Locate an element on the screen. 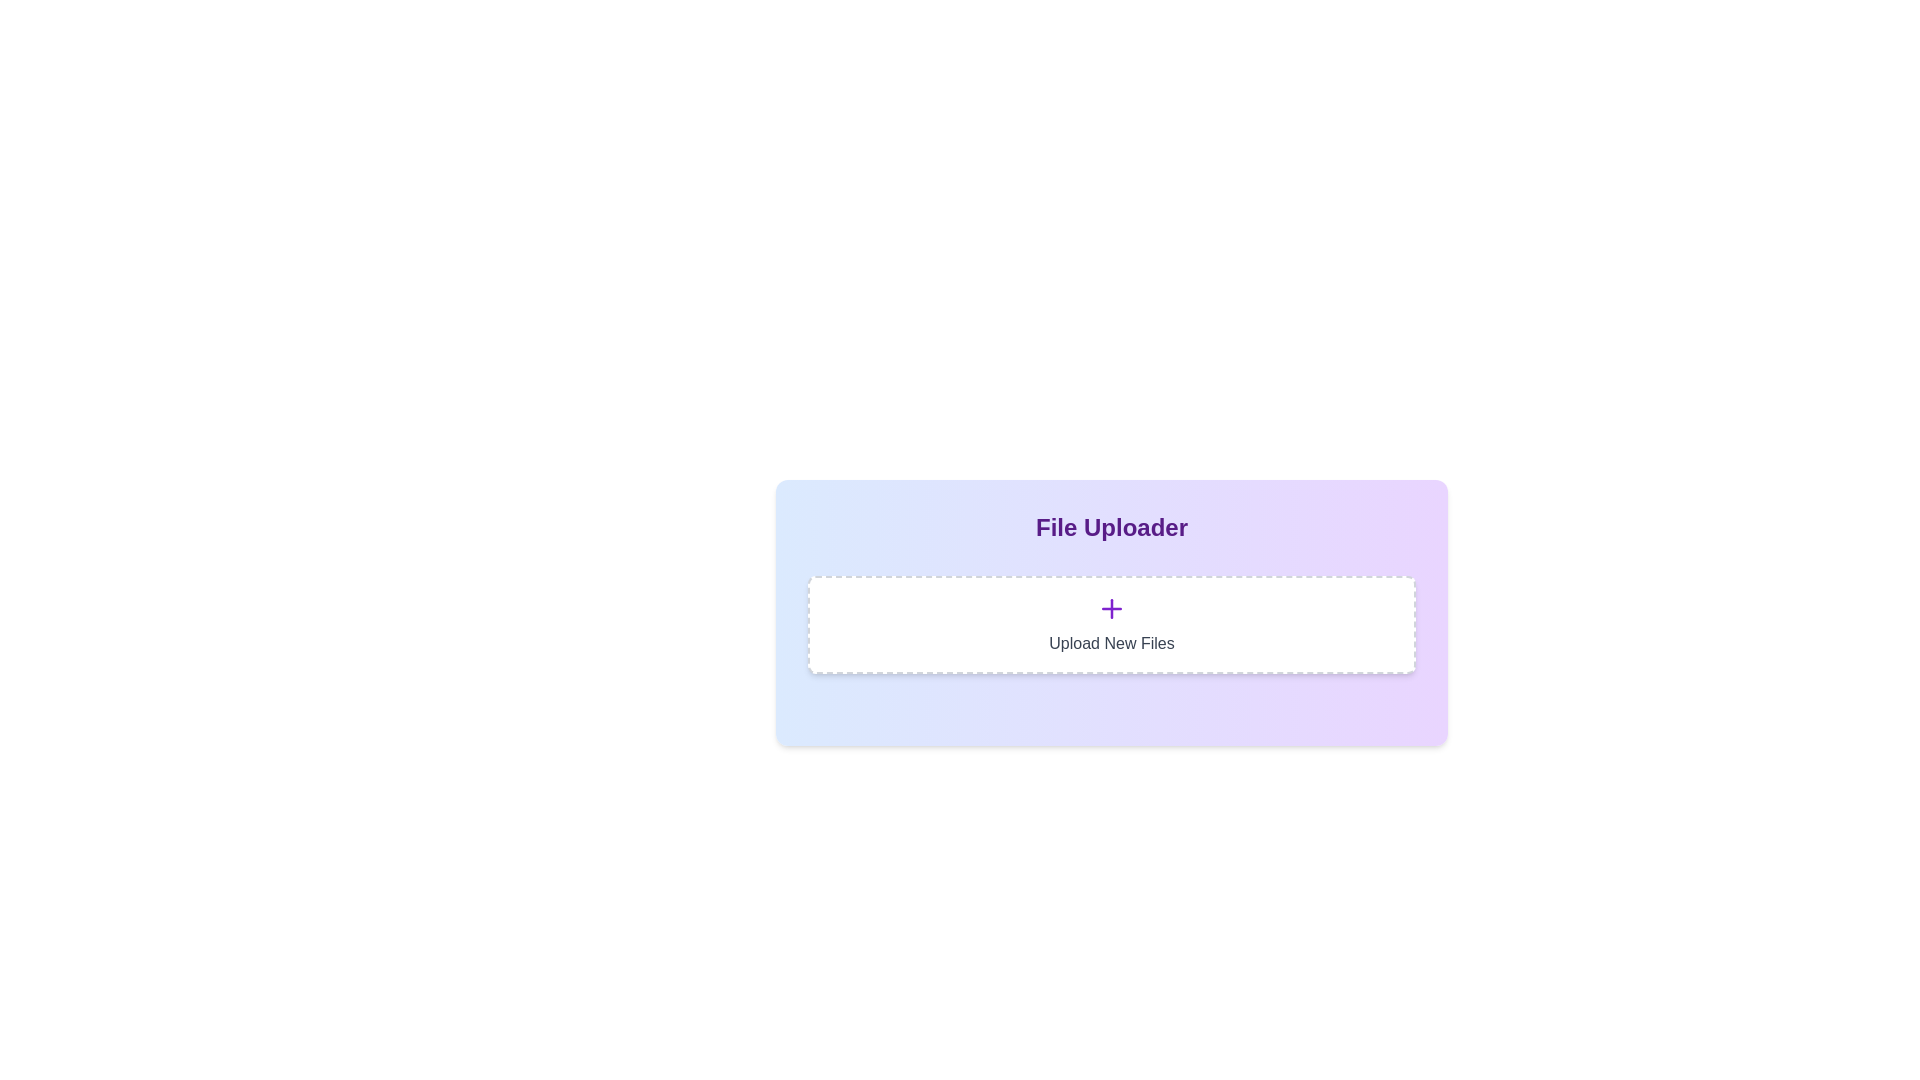  the 'Upload New Files' button, which is a white rectangular area with a dashed gray border and a purple plus icon is located at coordinates (1111, 623).